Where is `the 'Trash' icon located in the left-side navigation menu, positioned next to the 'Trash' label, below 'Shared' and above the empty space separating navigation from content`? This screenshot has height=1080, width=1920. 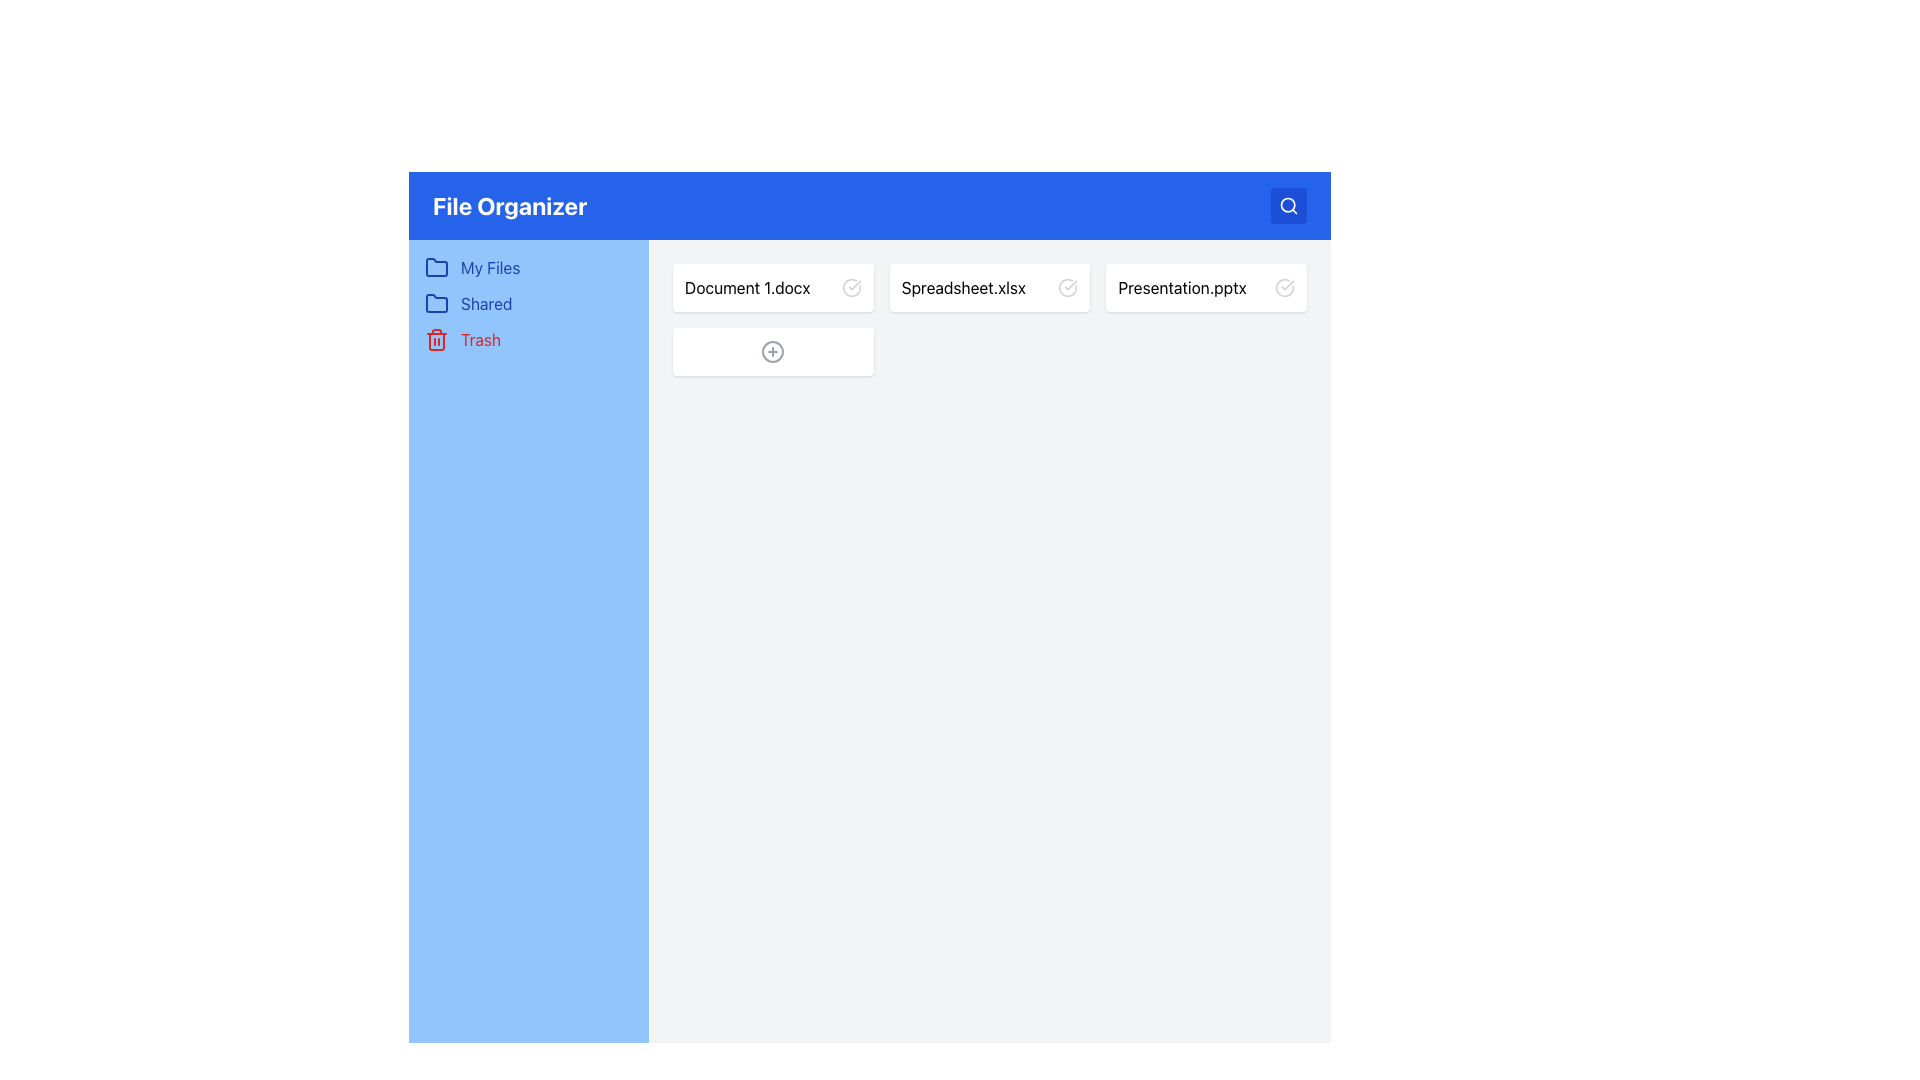 the 'Trash' icon located in the left-side navigation menu, positioned next to the 'Trash' label, below 'Shared' and above the empty space separating navigation from content is located at coordinates (435, 338).